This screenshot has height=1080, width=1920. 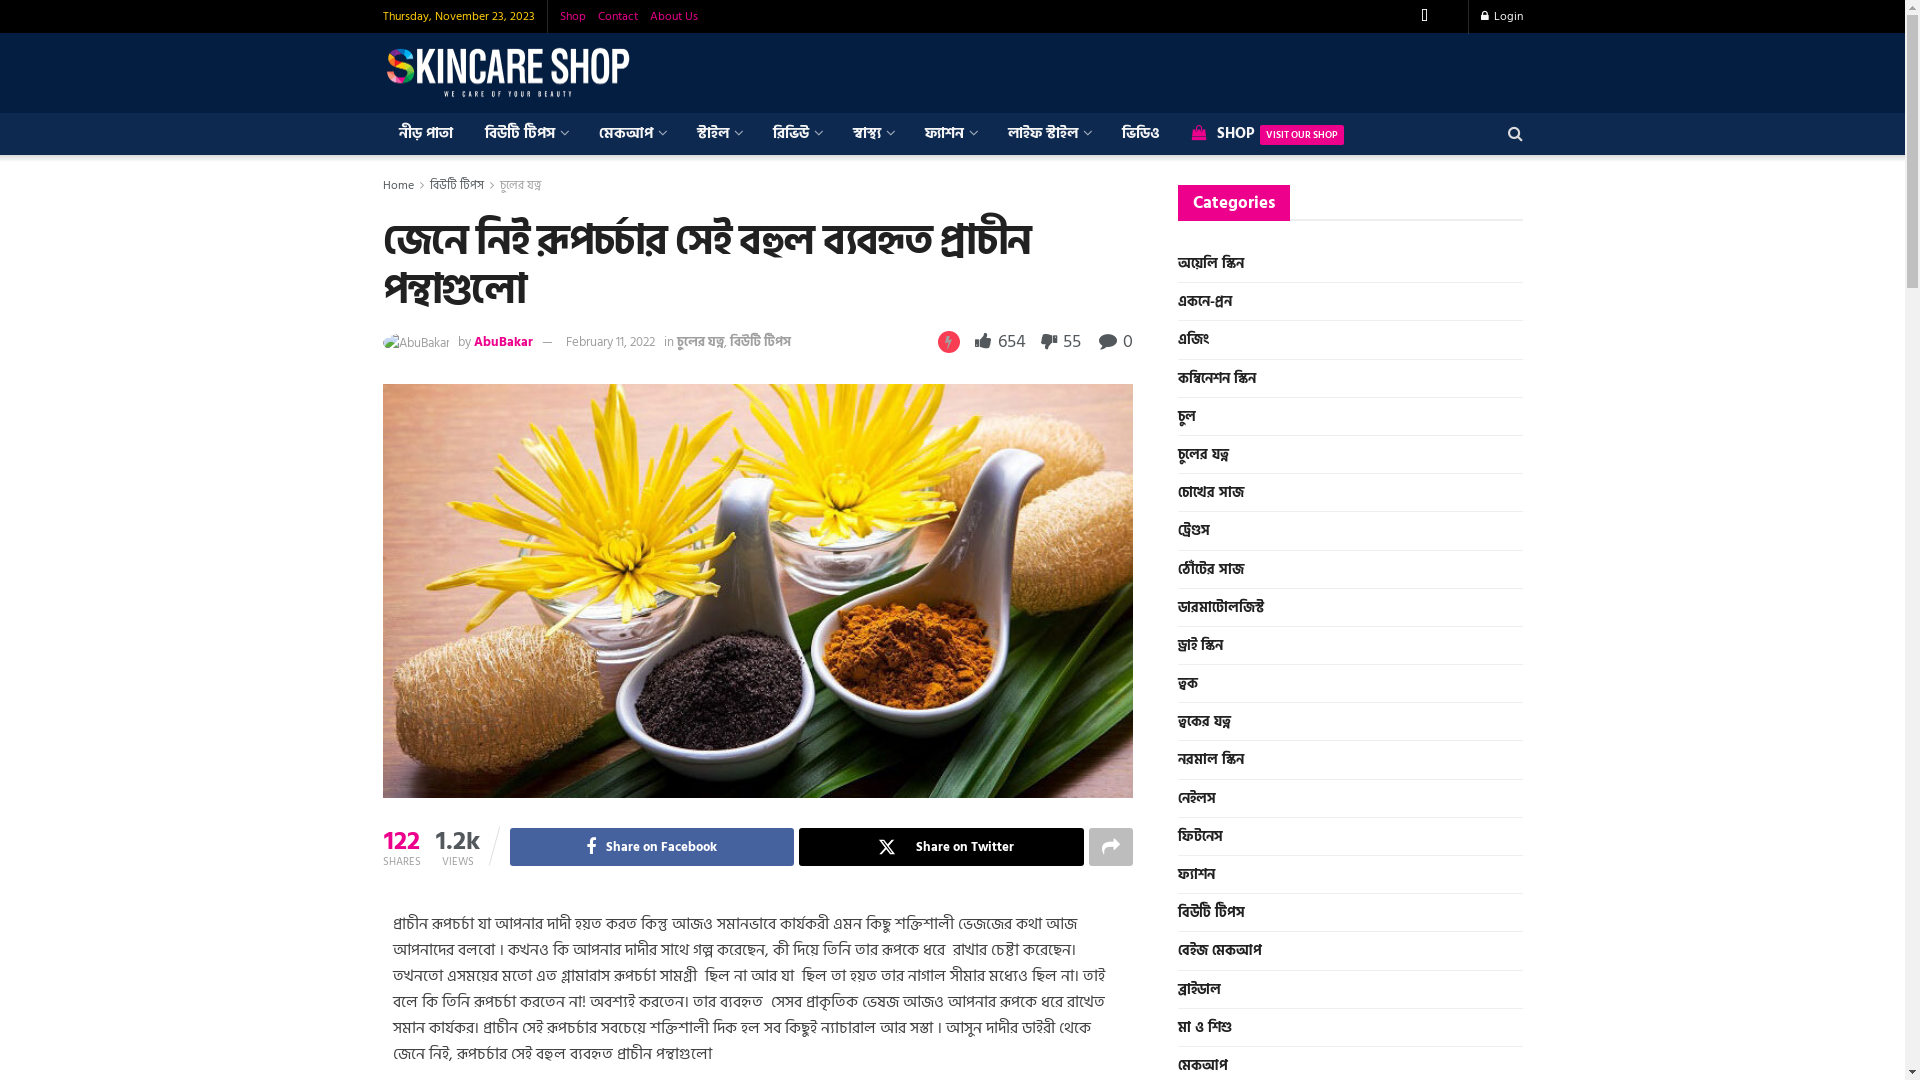 I want to click on 'AbuBakar', so click(x=473, y=341).